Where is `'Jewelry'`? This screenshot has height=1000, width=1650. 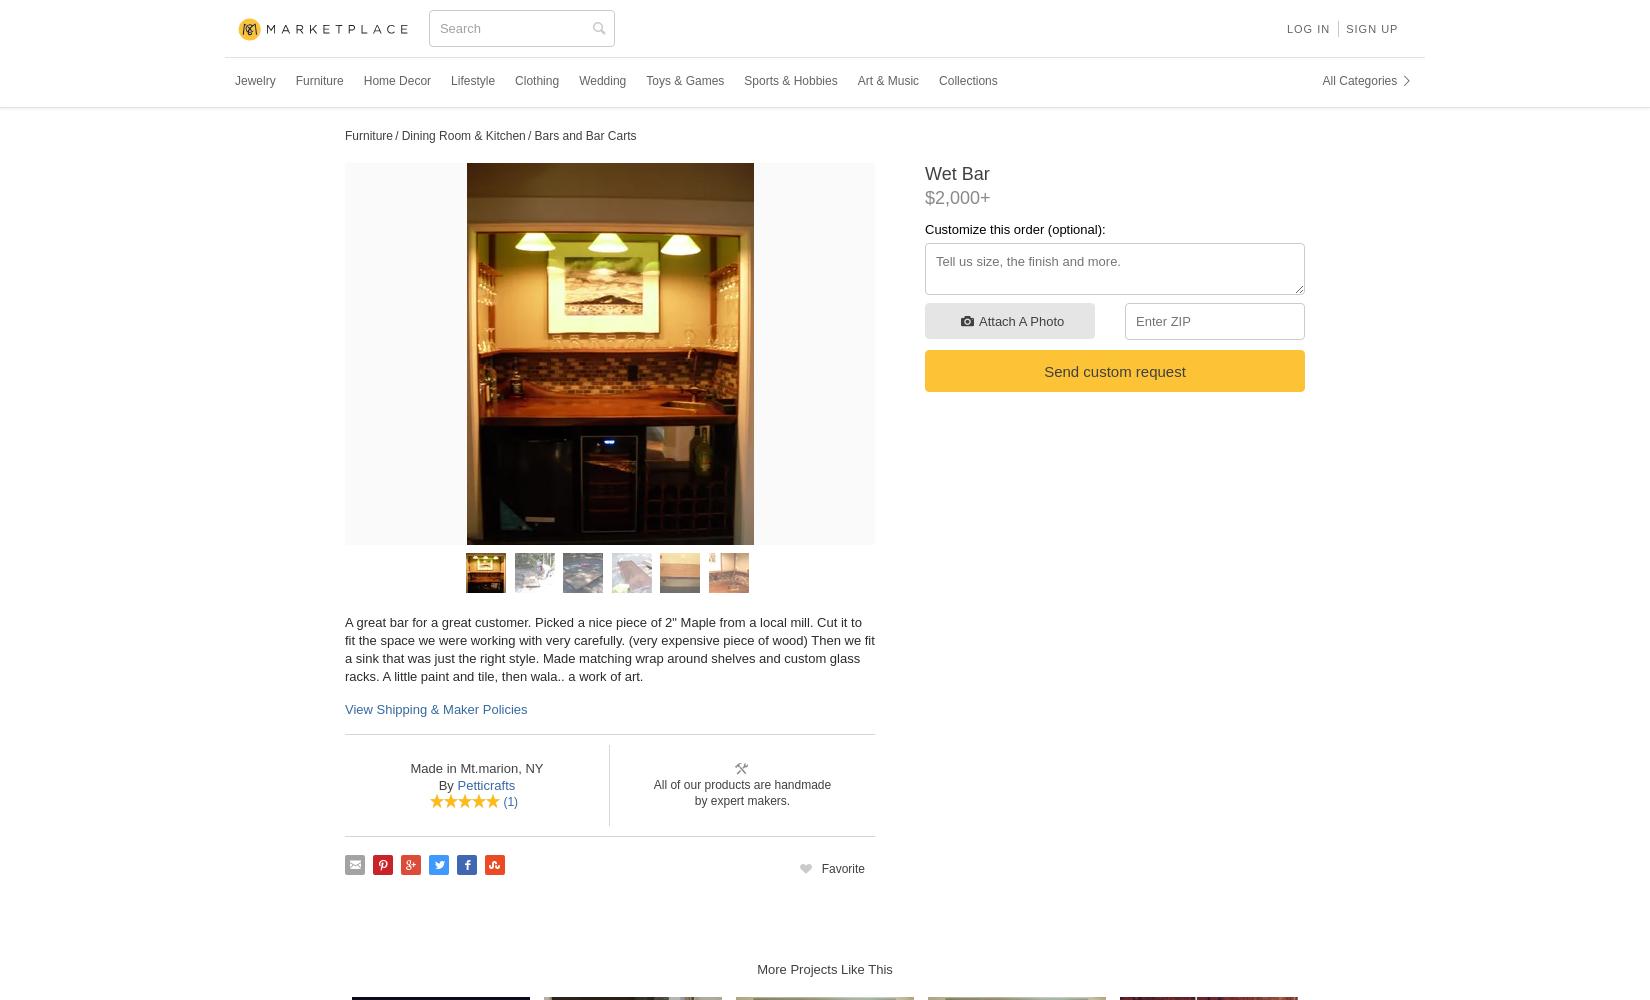
'Jewelry' is located at coordinates (254, 80).